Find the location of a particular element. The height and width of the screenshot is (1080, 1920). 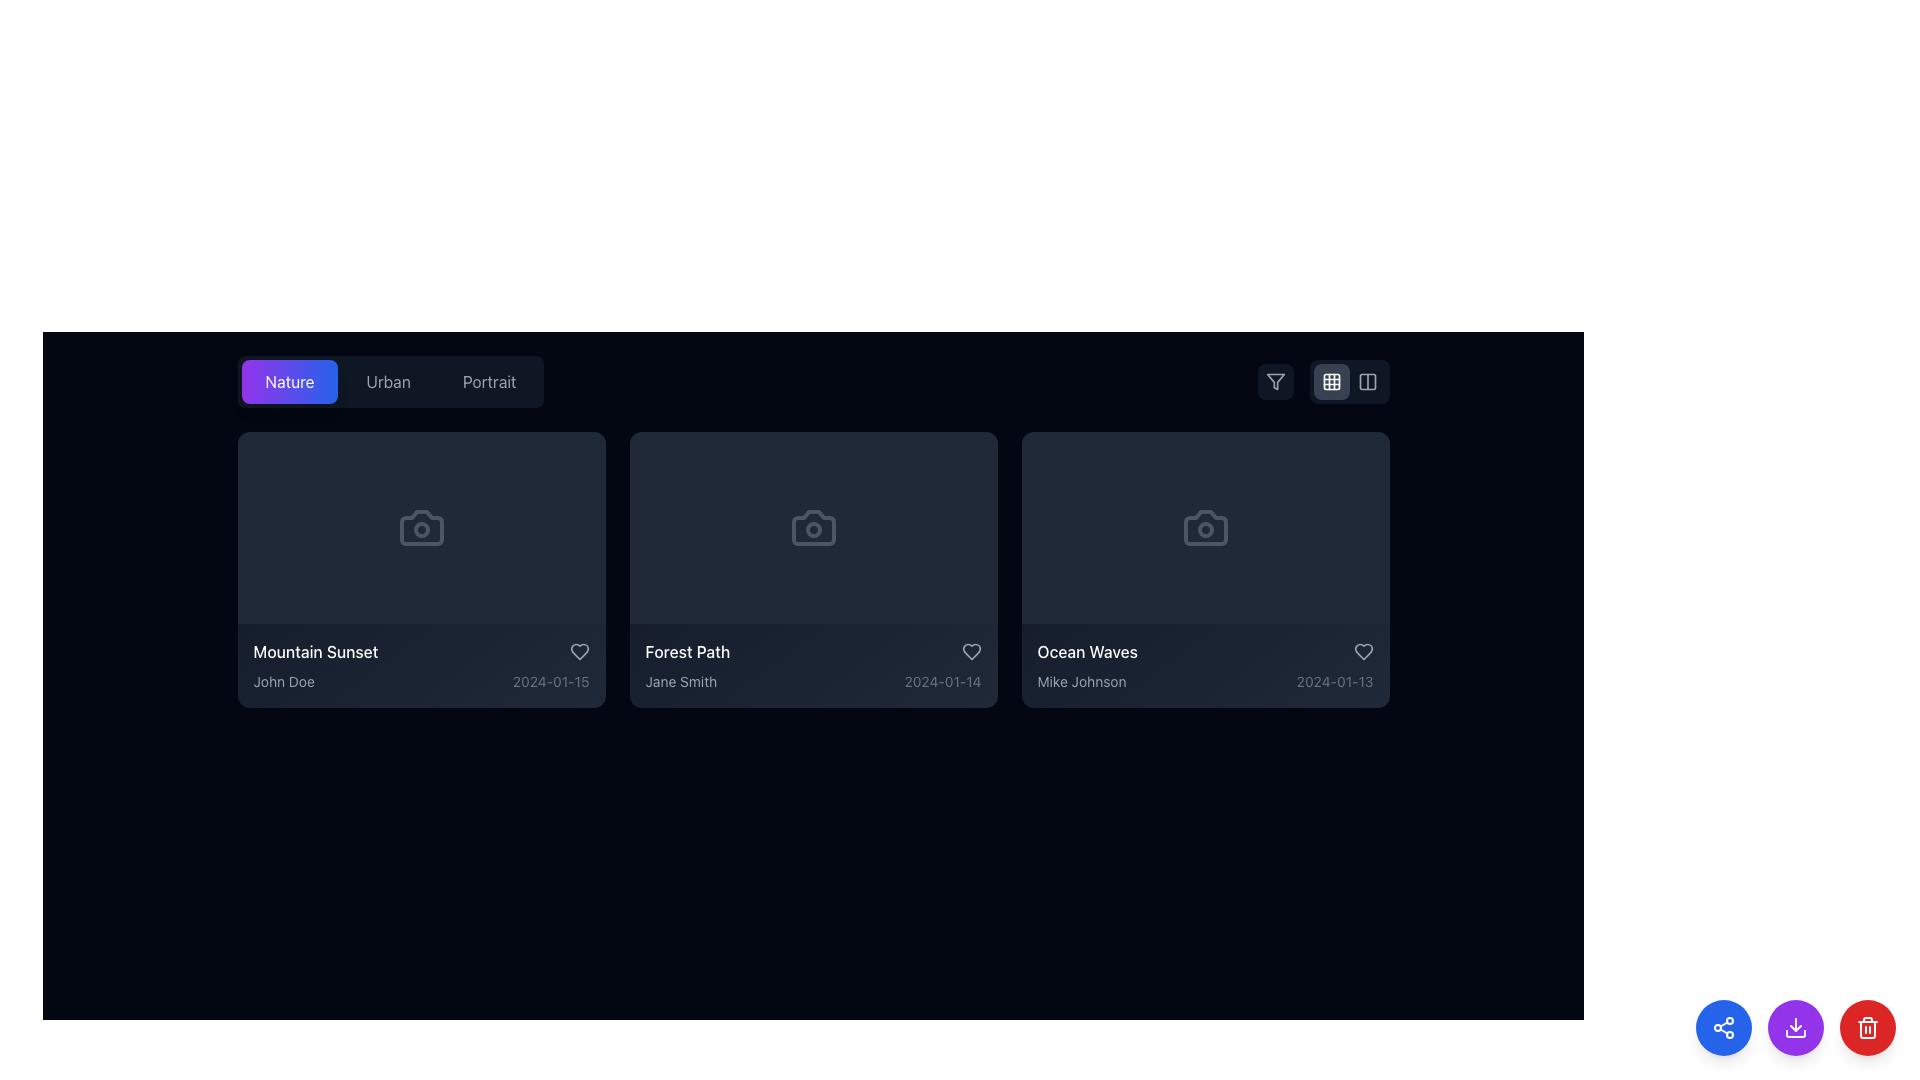

the 'Nature' button using keyboard navigation is located at coordinates (288, 381).